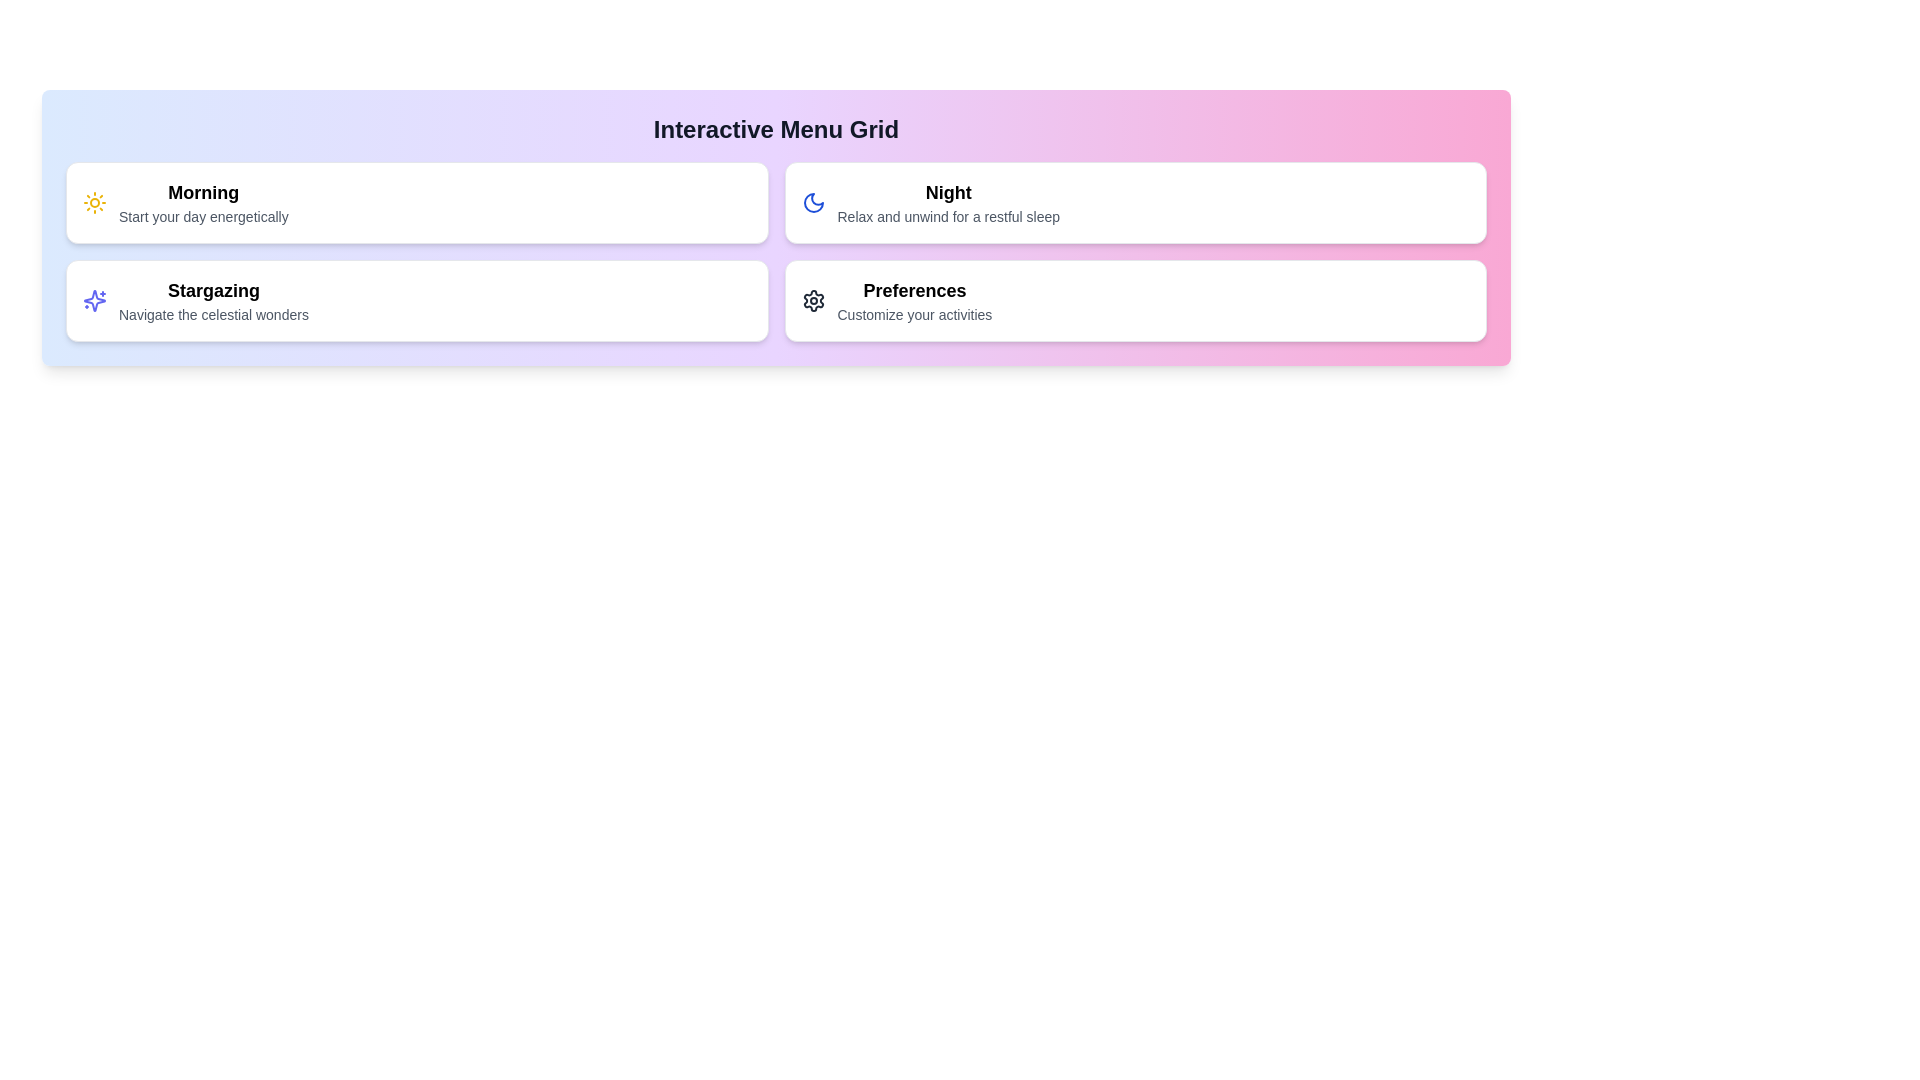 The height and width of the screenshot is (1080, 1920). Describe the element at coordinates (1135, 203) in the screenshot. I see `the menu item corresponding to Night` at that location.